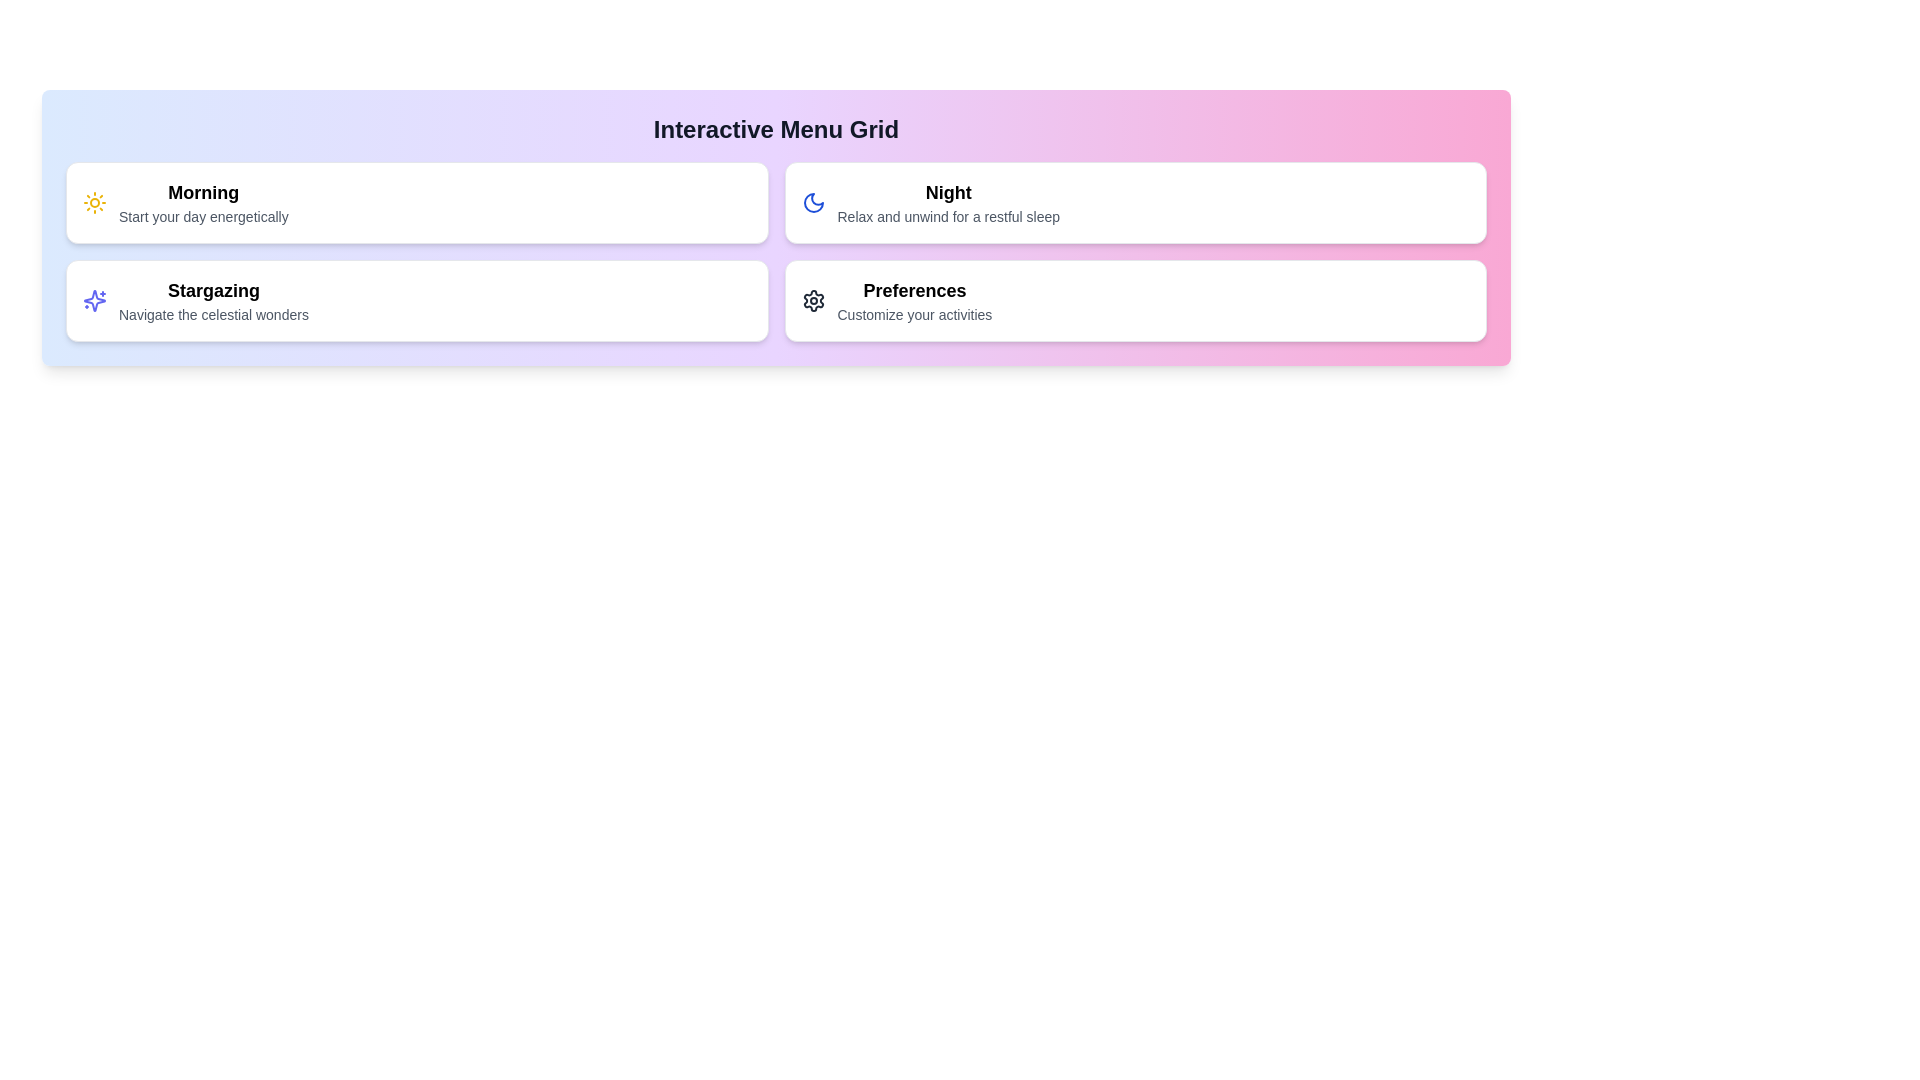 The height and width of the screenshot is (1080, 1920). Describe the element at coordinates (1135, 203) in the screenshot. I see `the menu item corresponding to Night` at that location.